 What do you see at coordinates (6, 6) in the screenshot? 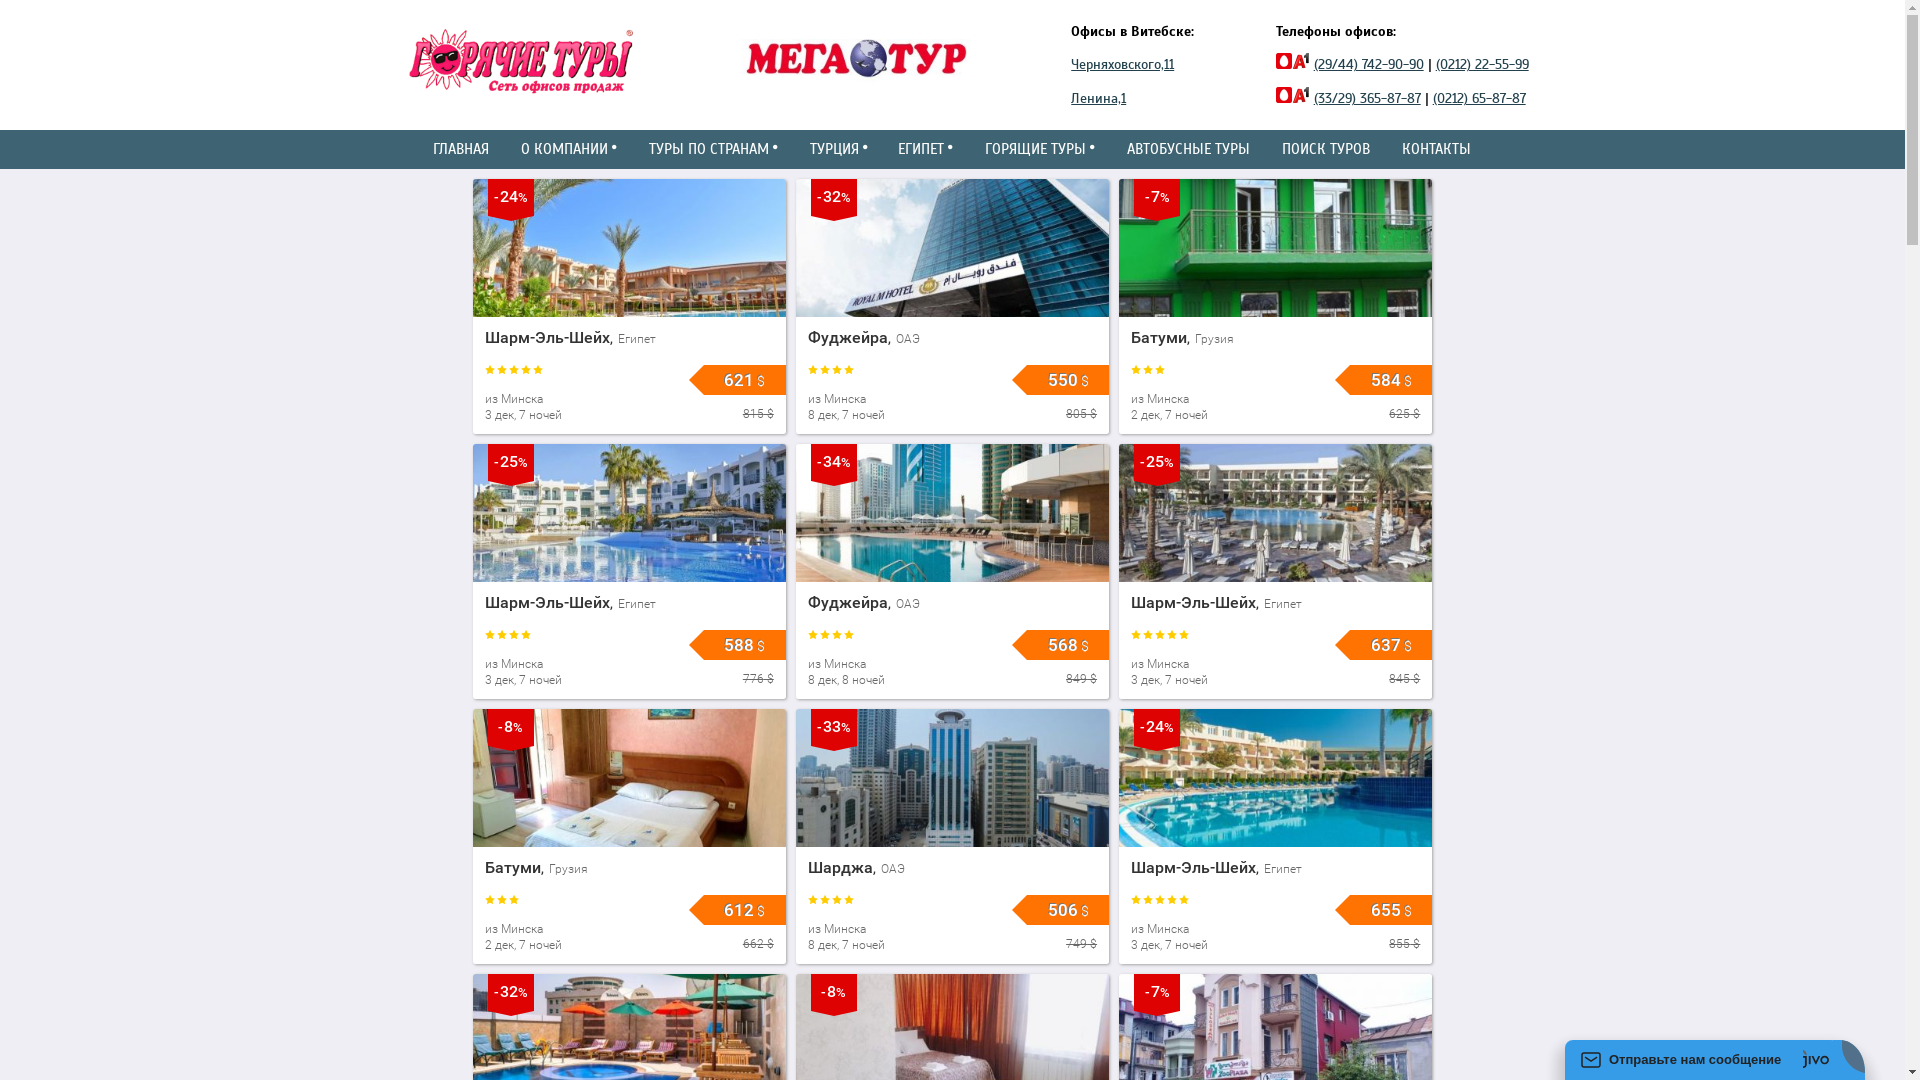
I see `'88.81'` at bounding box center [6, 6].